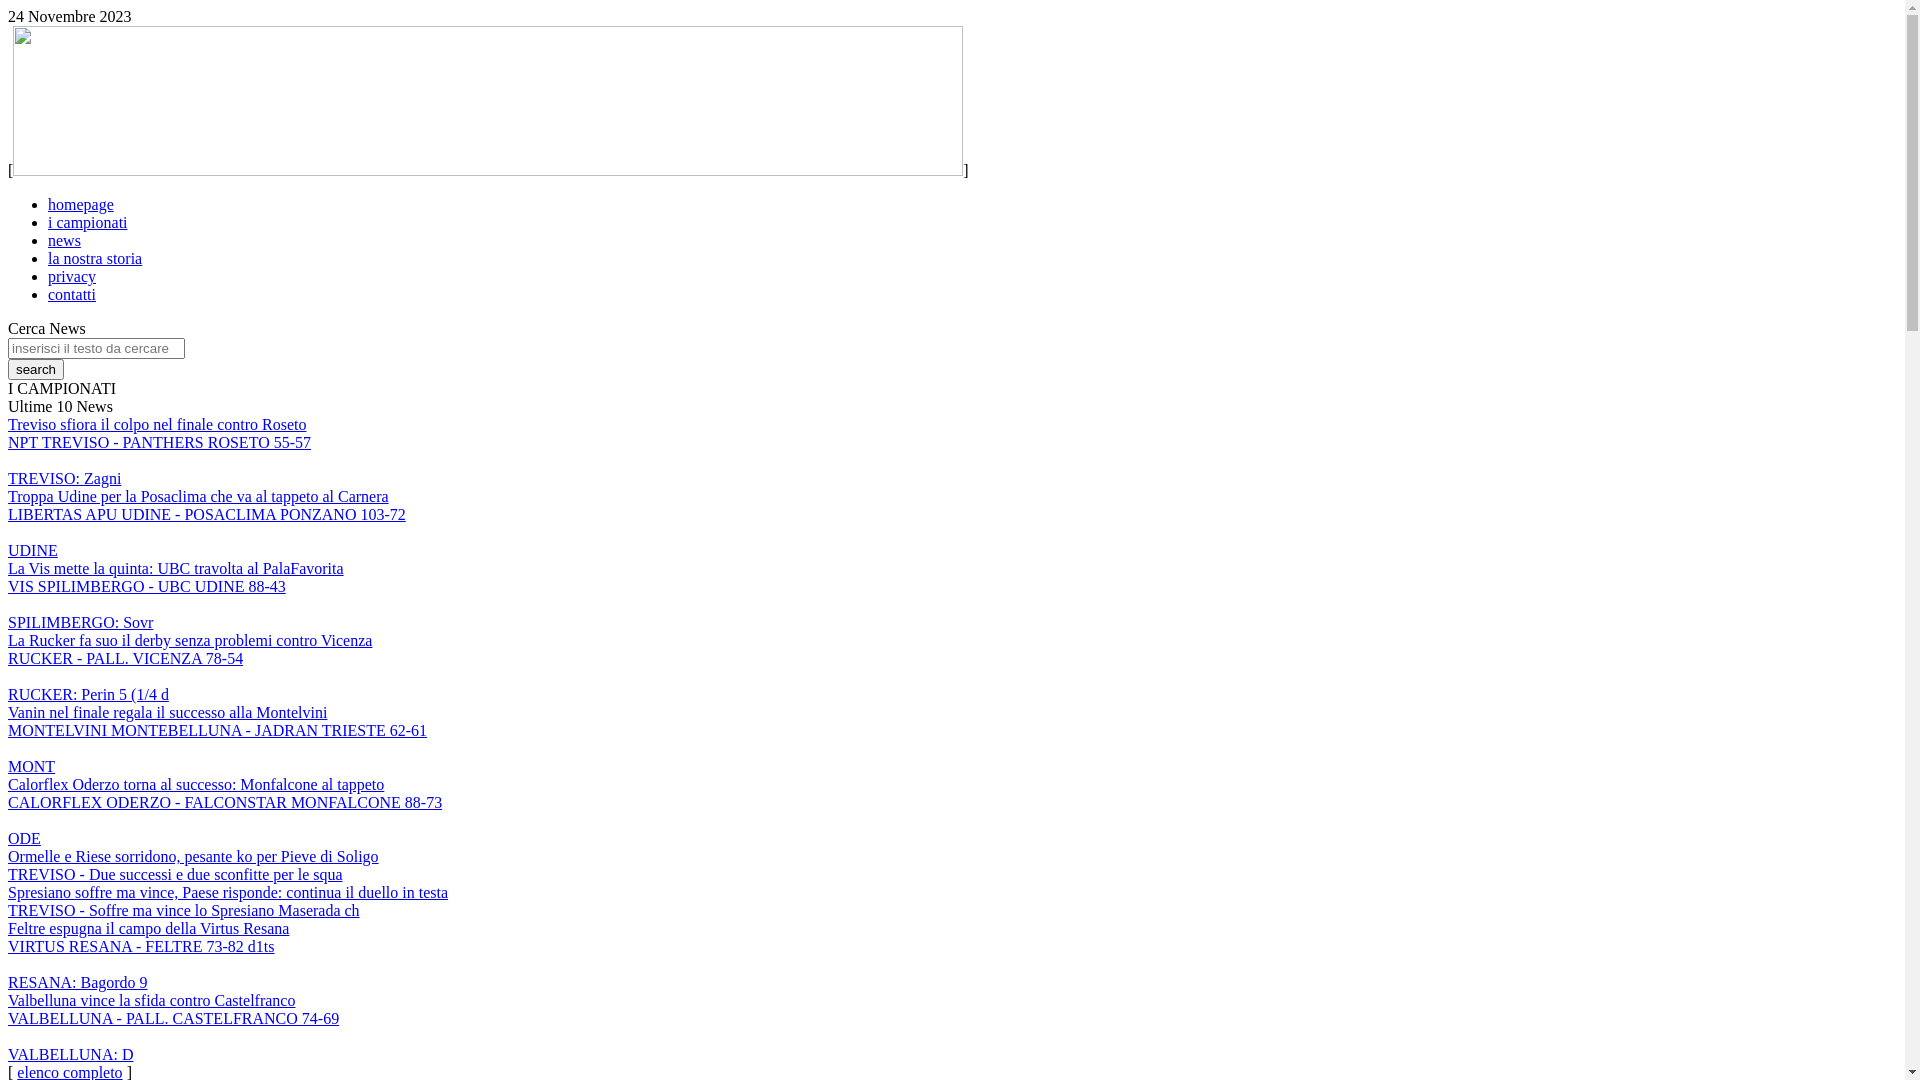 The width and height of the screenshot is (1920, 1080). I want to click on 'Ormelle e Riese sorridono, pesante ko per Pieve di Soligo', so click(193, 855).